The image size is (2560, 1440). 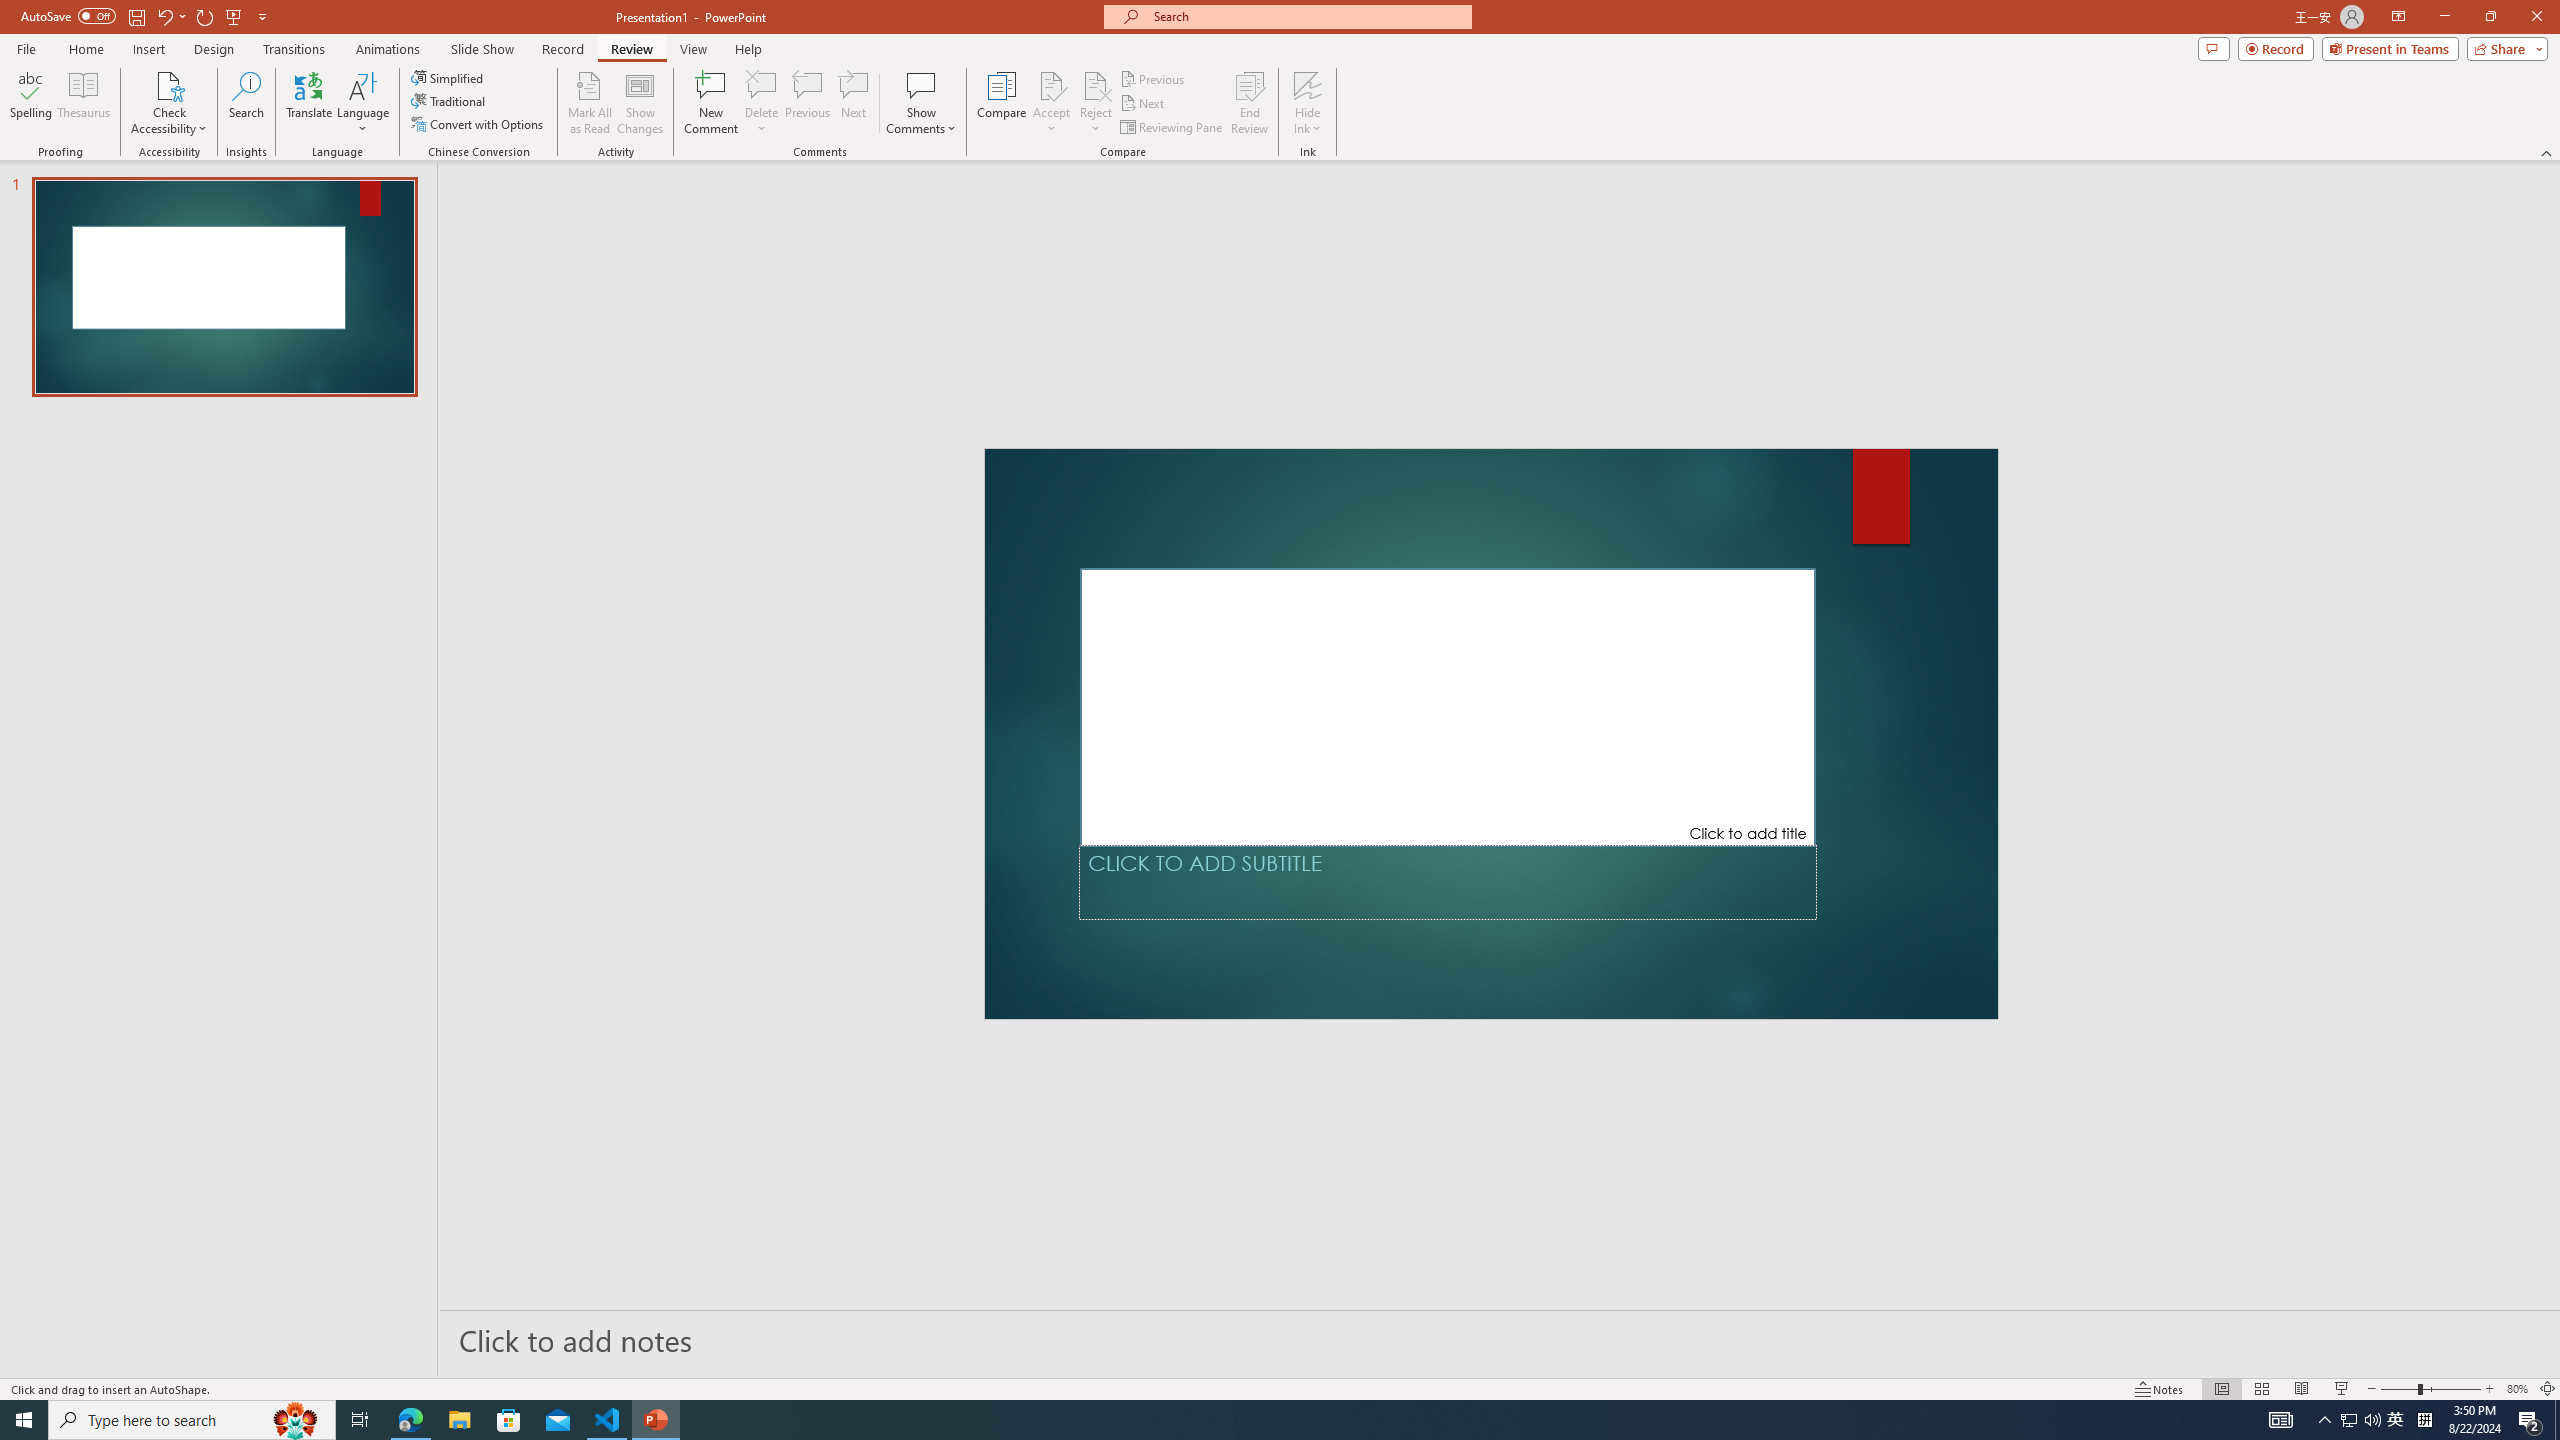 I want to click on 'Subtitle TextBox', so click(x=1447, y=881).